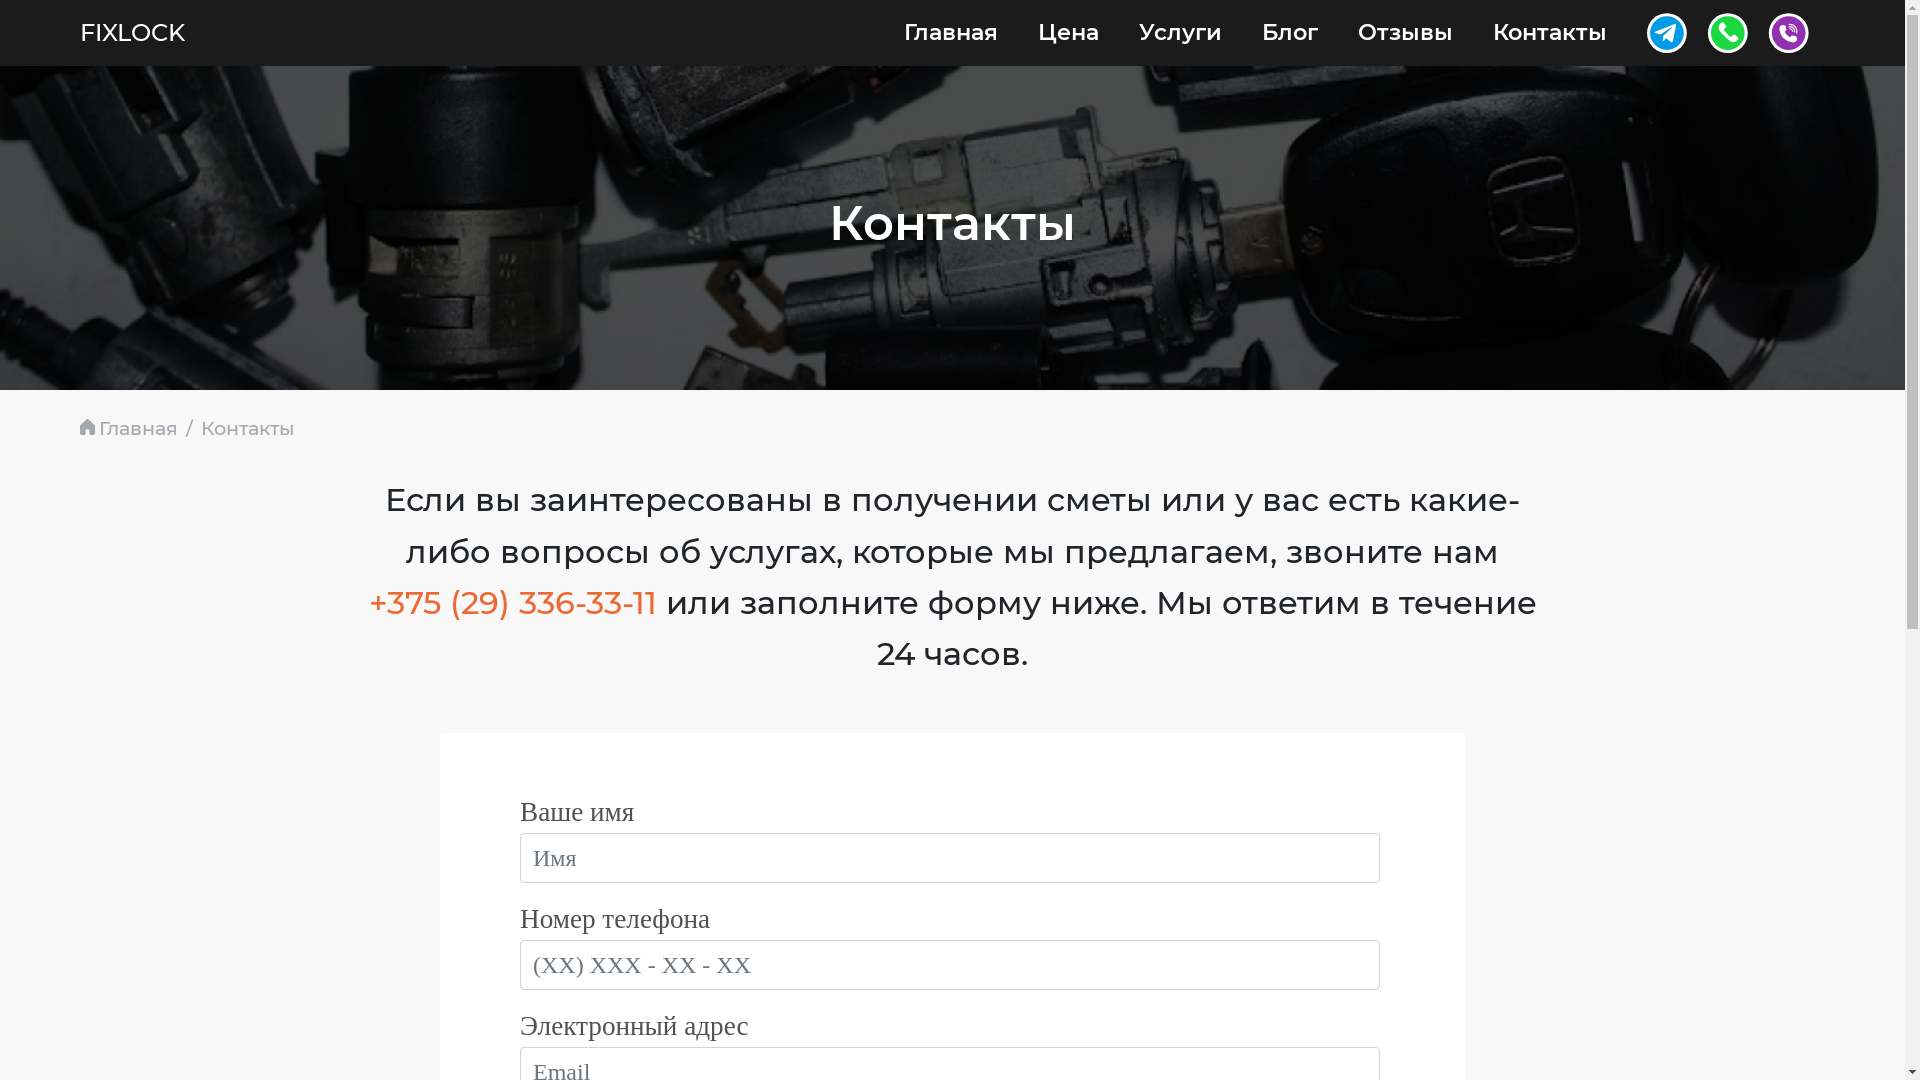  I want to click on '+375 (29) 336-33-11', so click(512, 601).